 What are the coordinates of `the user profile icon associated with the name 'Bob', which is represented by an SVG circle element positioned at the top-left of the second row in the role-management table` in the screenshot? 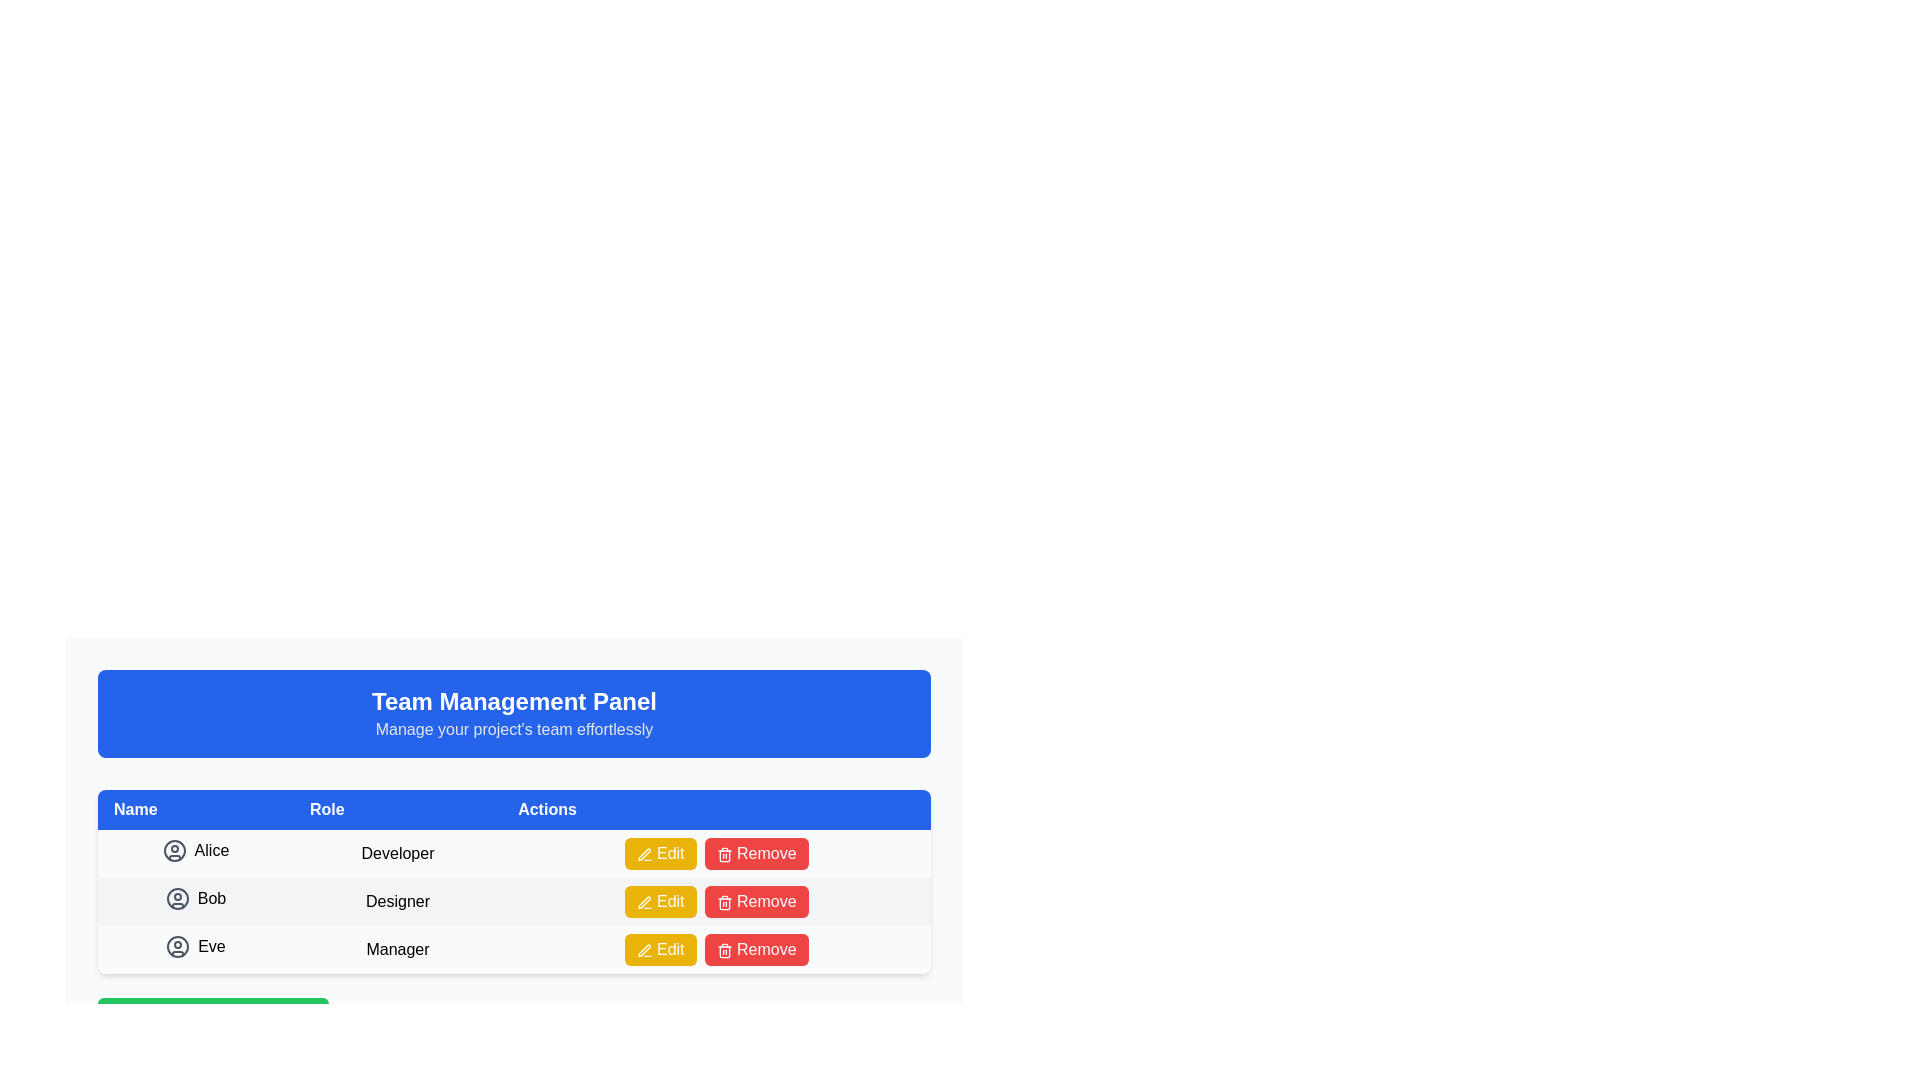 It's located at (177, 897).